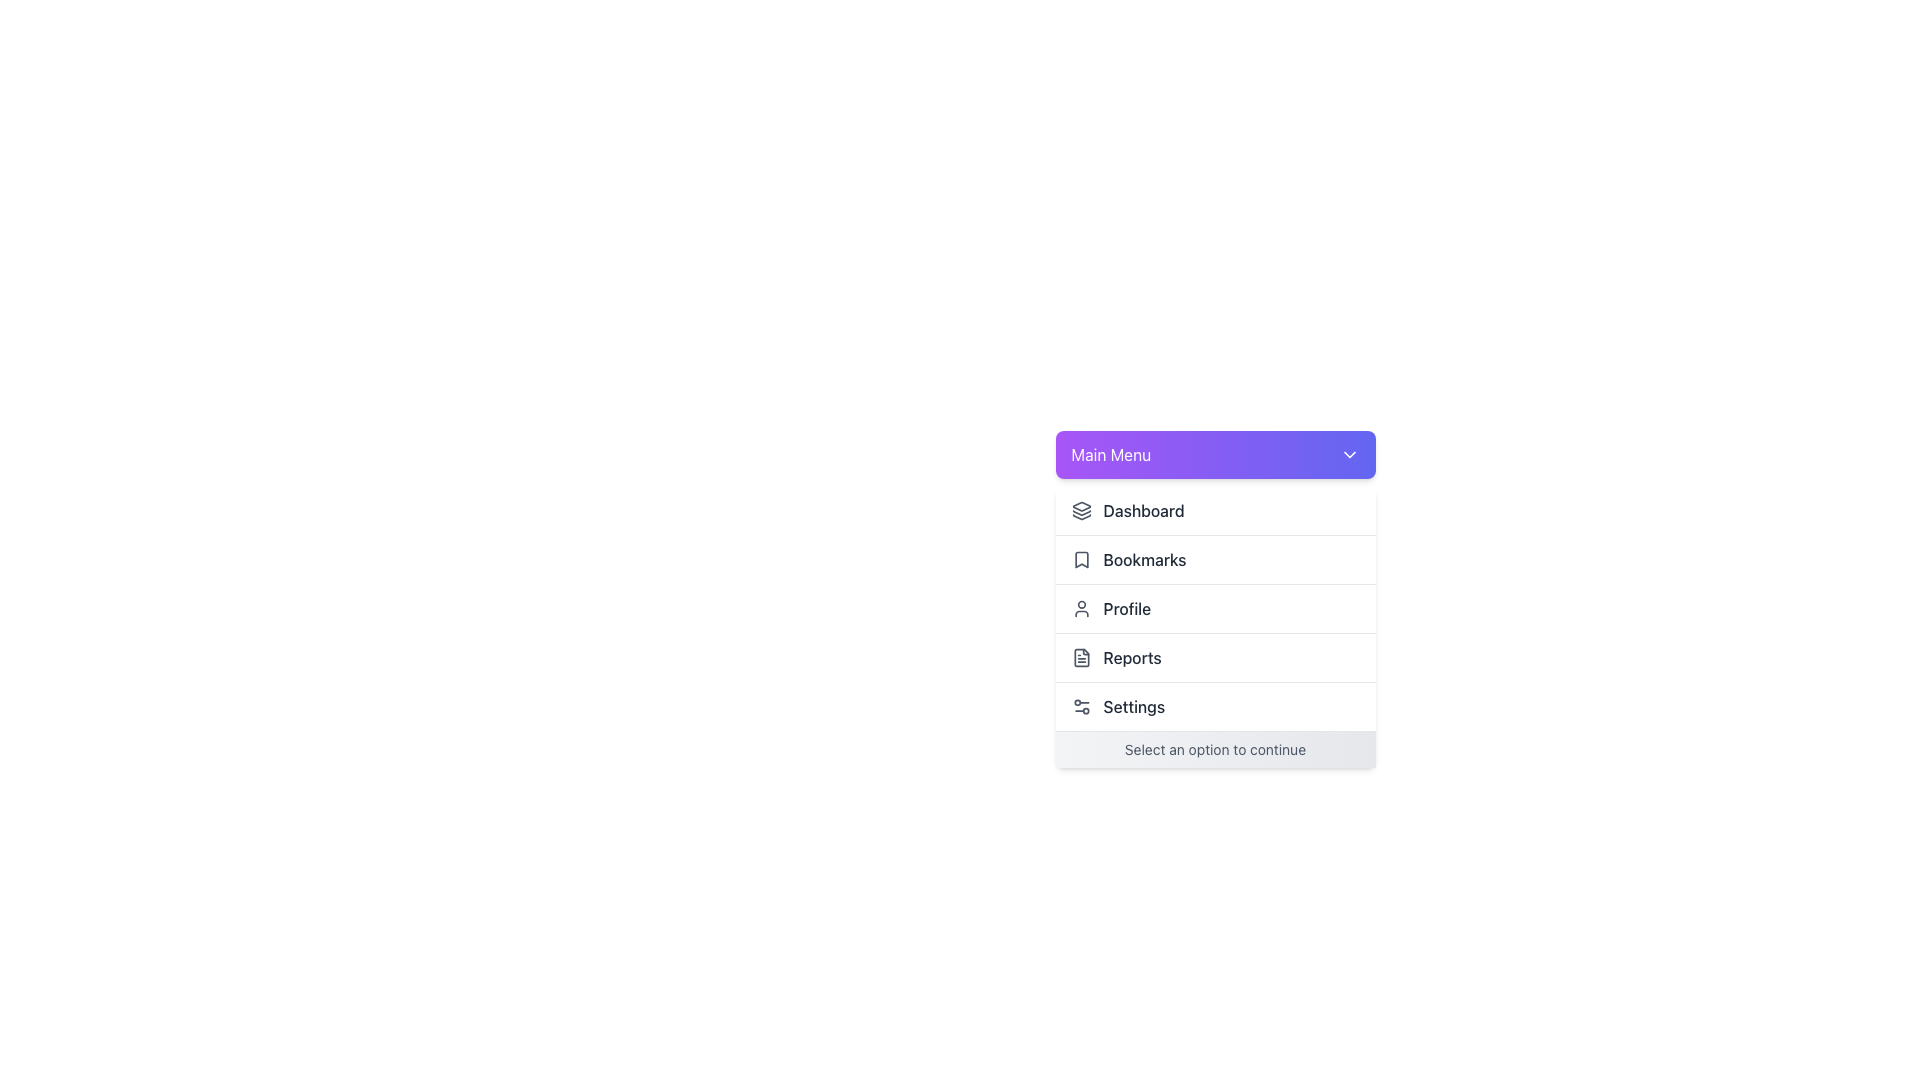 The image size is (1920, 1080). Describe the element at coordinates (1349, 455) in the screenshot. I see `the dropdown toggle icon located on the right side of the purple header bar labeled 'Main Menu'` at that location.